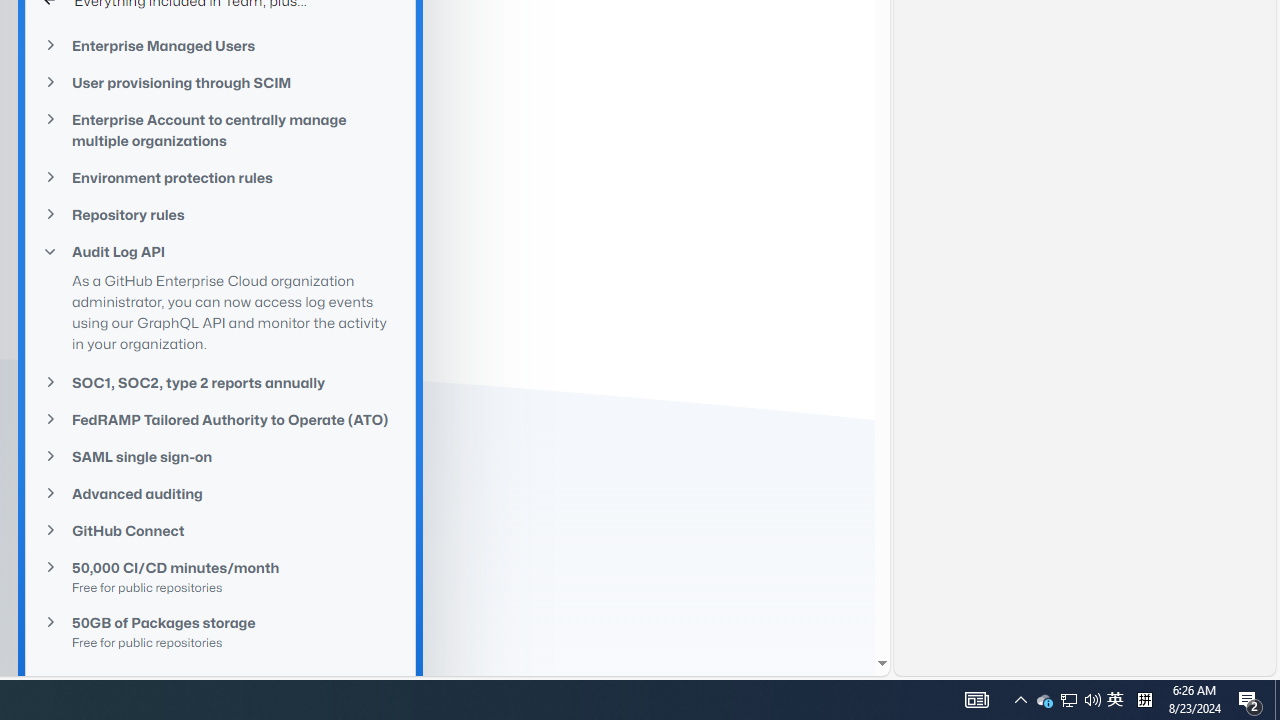  I want to click on 'Repository rules', so click(220, 214).